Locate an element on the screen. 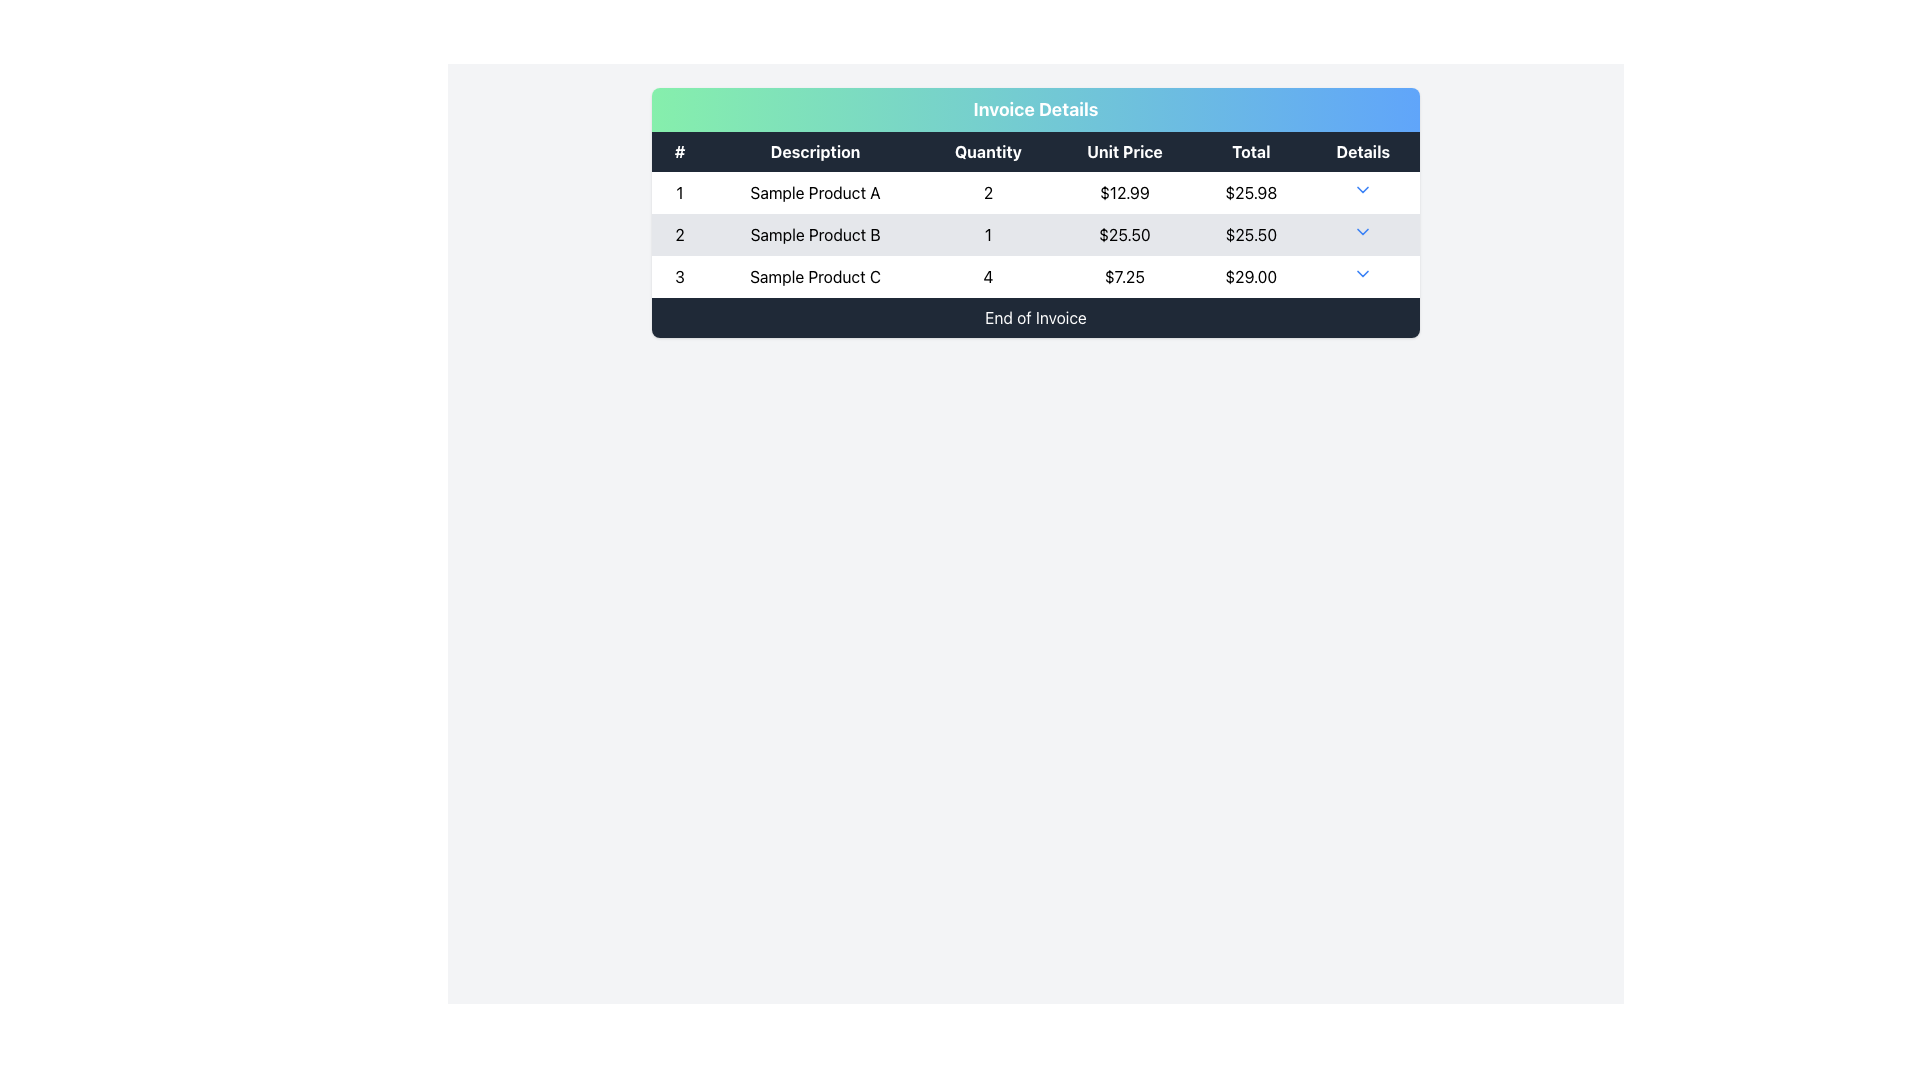  the text label for 'Sample Product B' located in the second row of the table under the 'Description' column is located at coordinates (815, 234).